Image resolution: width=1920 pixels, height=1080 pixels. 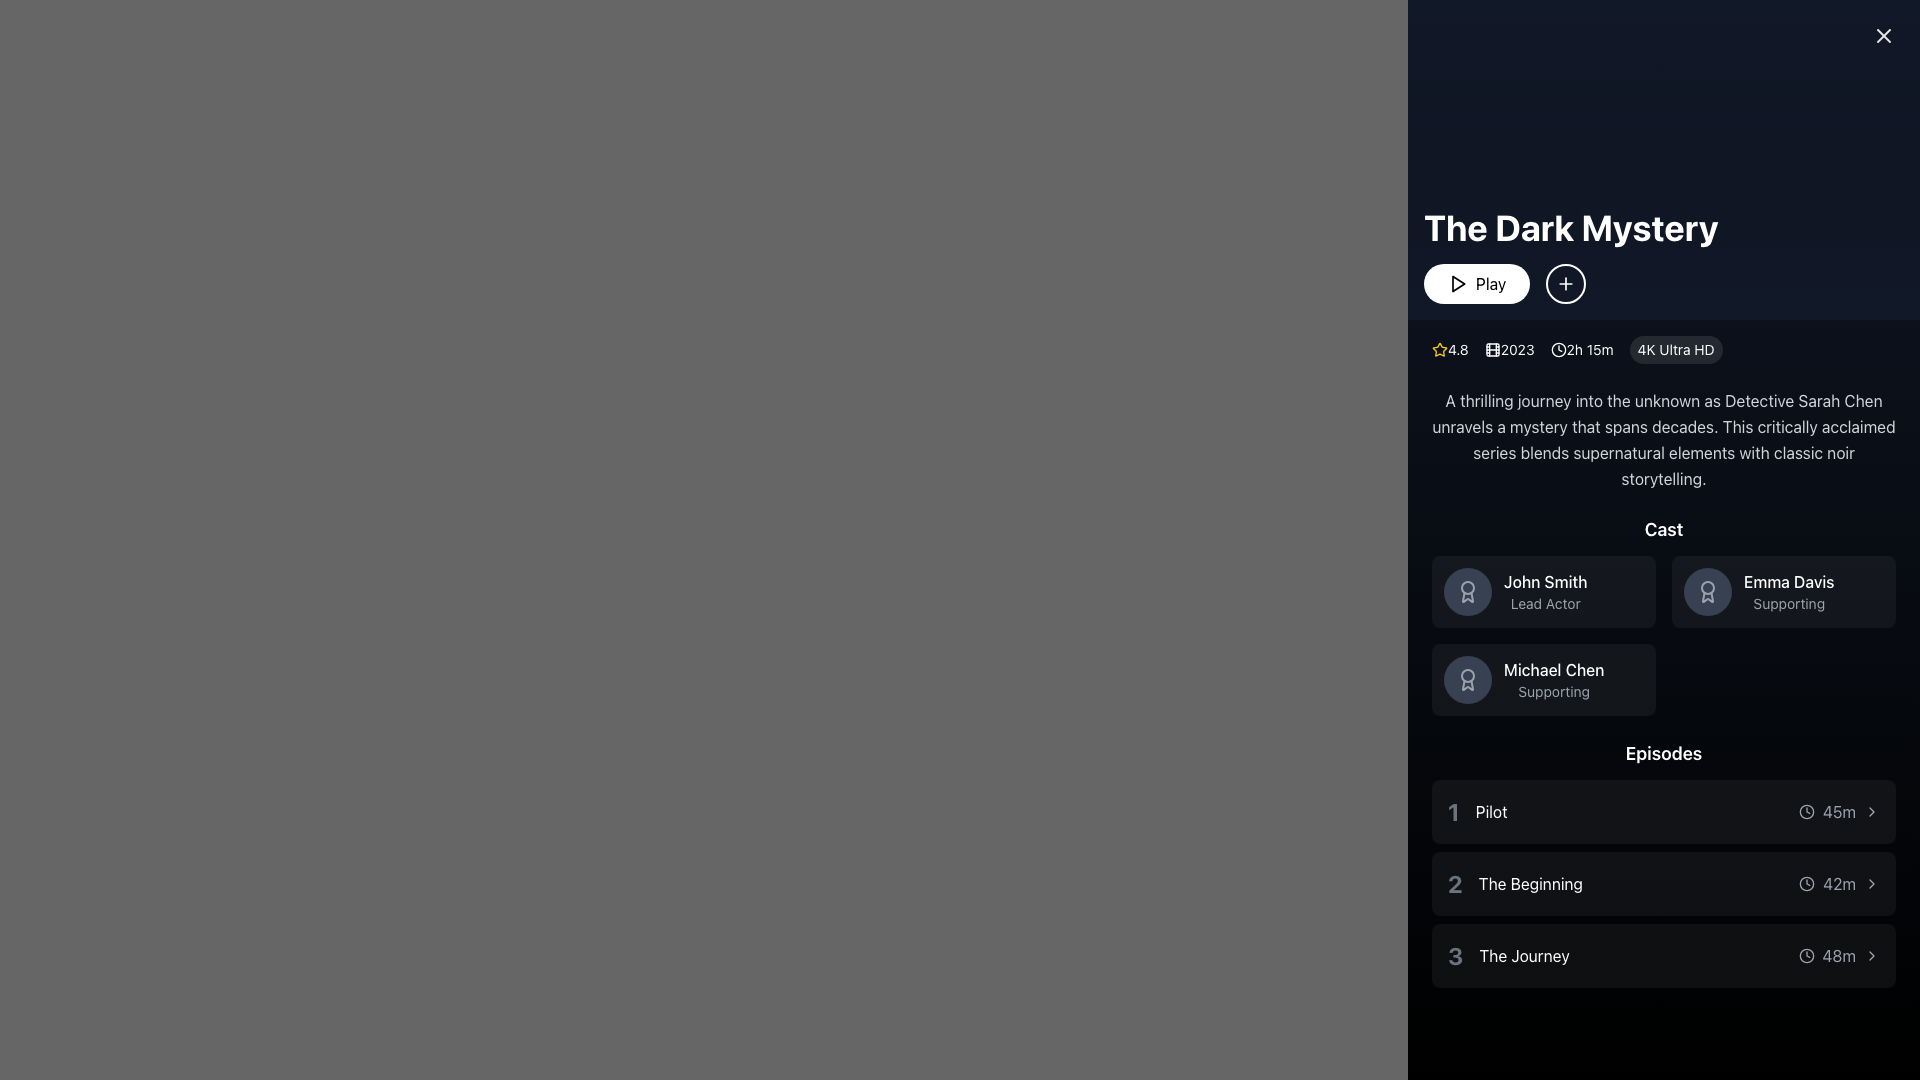 What do you see at coordinates (1871, 882) in the screenshot?
I see `the right-pointing chevron icon in the 'Episodes' section` at bounding box center [1871, 882].